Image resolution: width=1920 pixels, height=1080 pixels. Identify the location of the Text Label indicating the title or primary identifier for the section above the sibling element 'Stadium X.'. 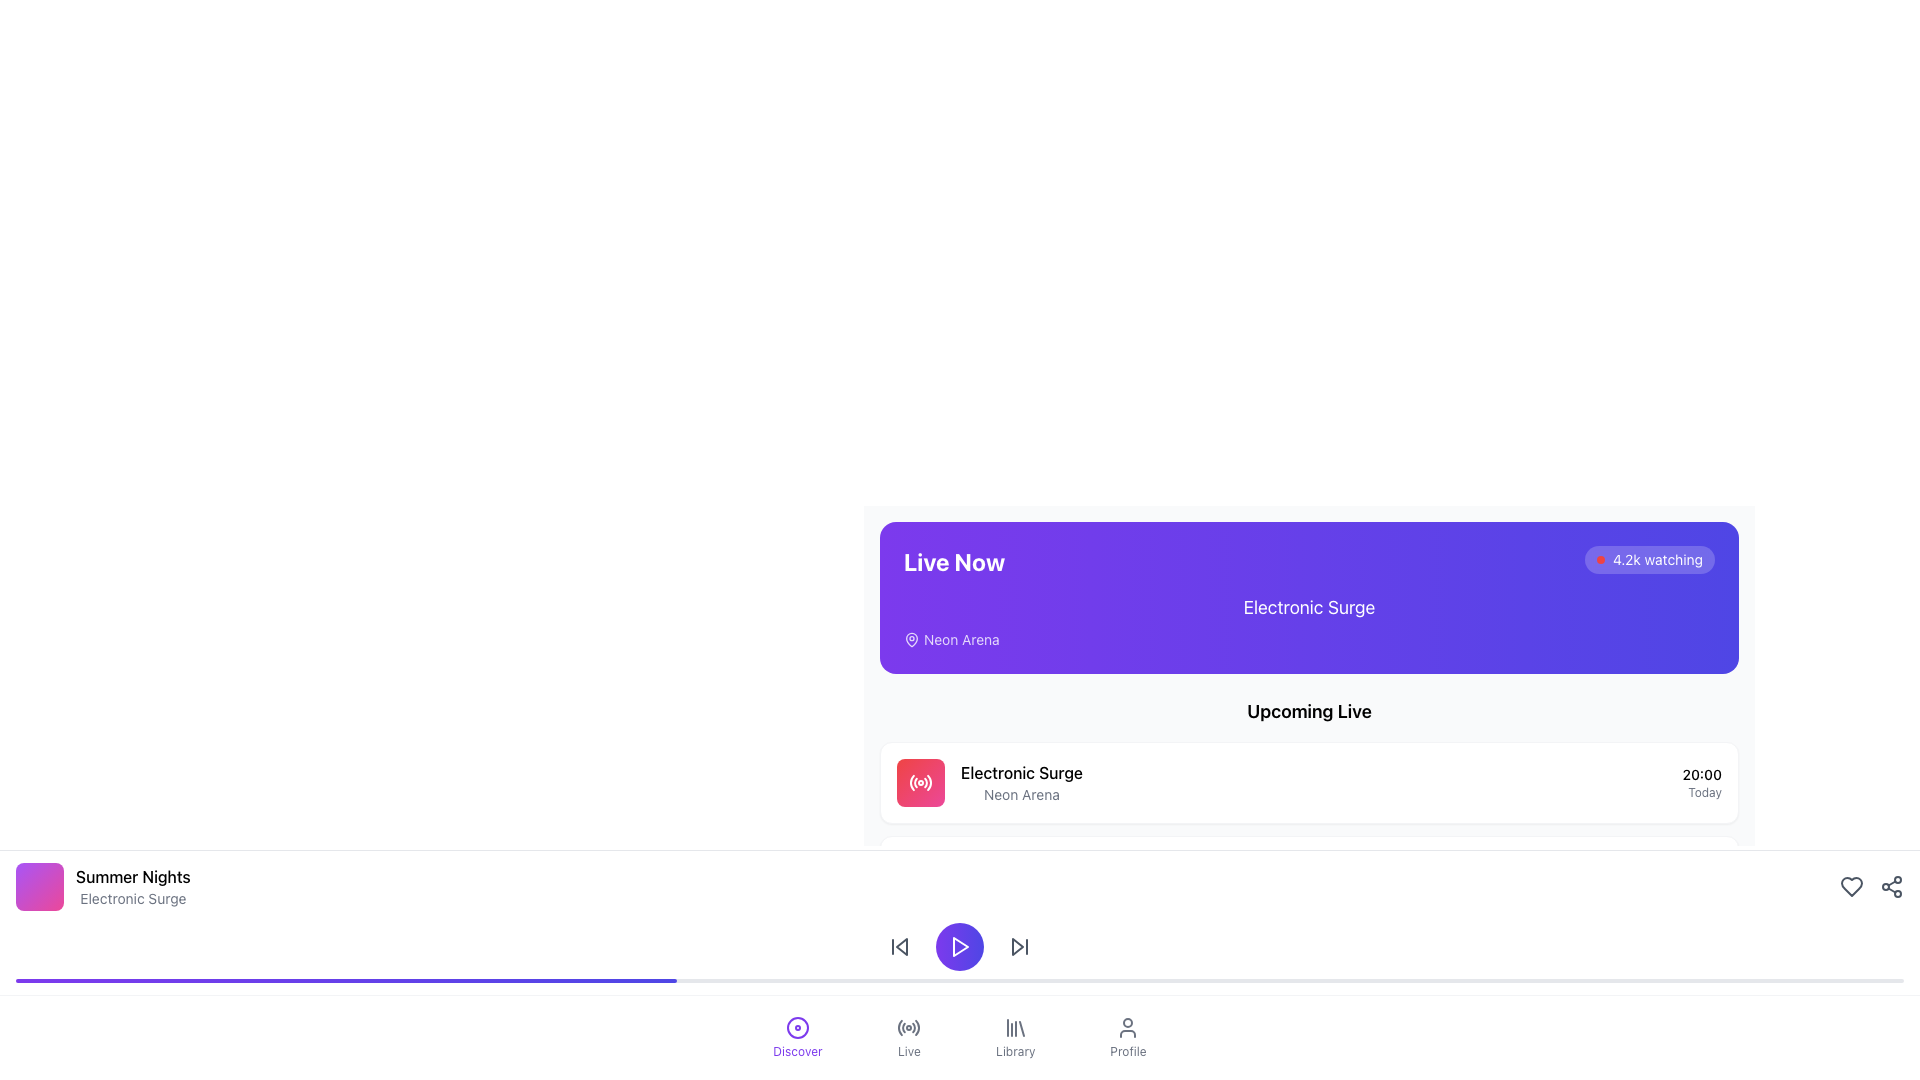
(1013, 959).